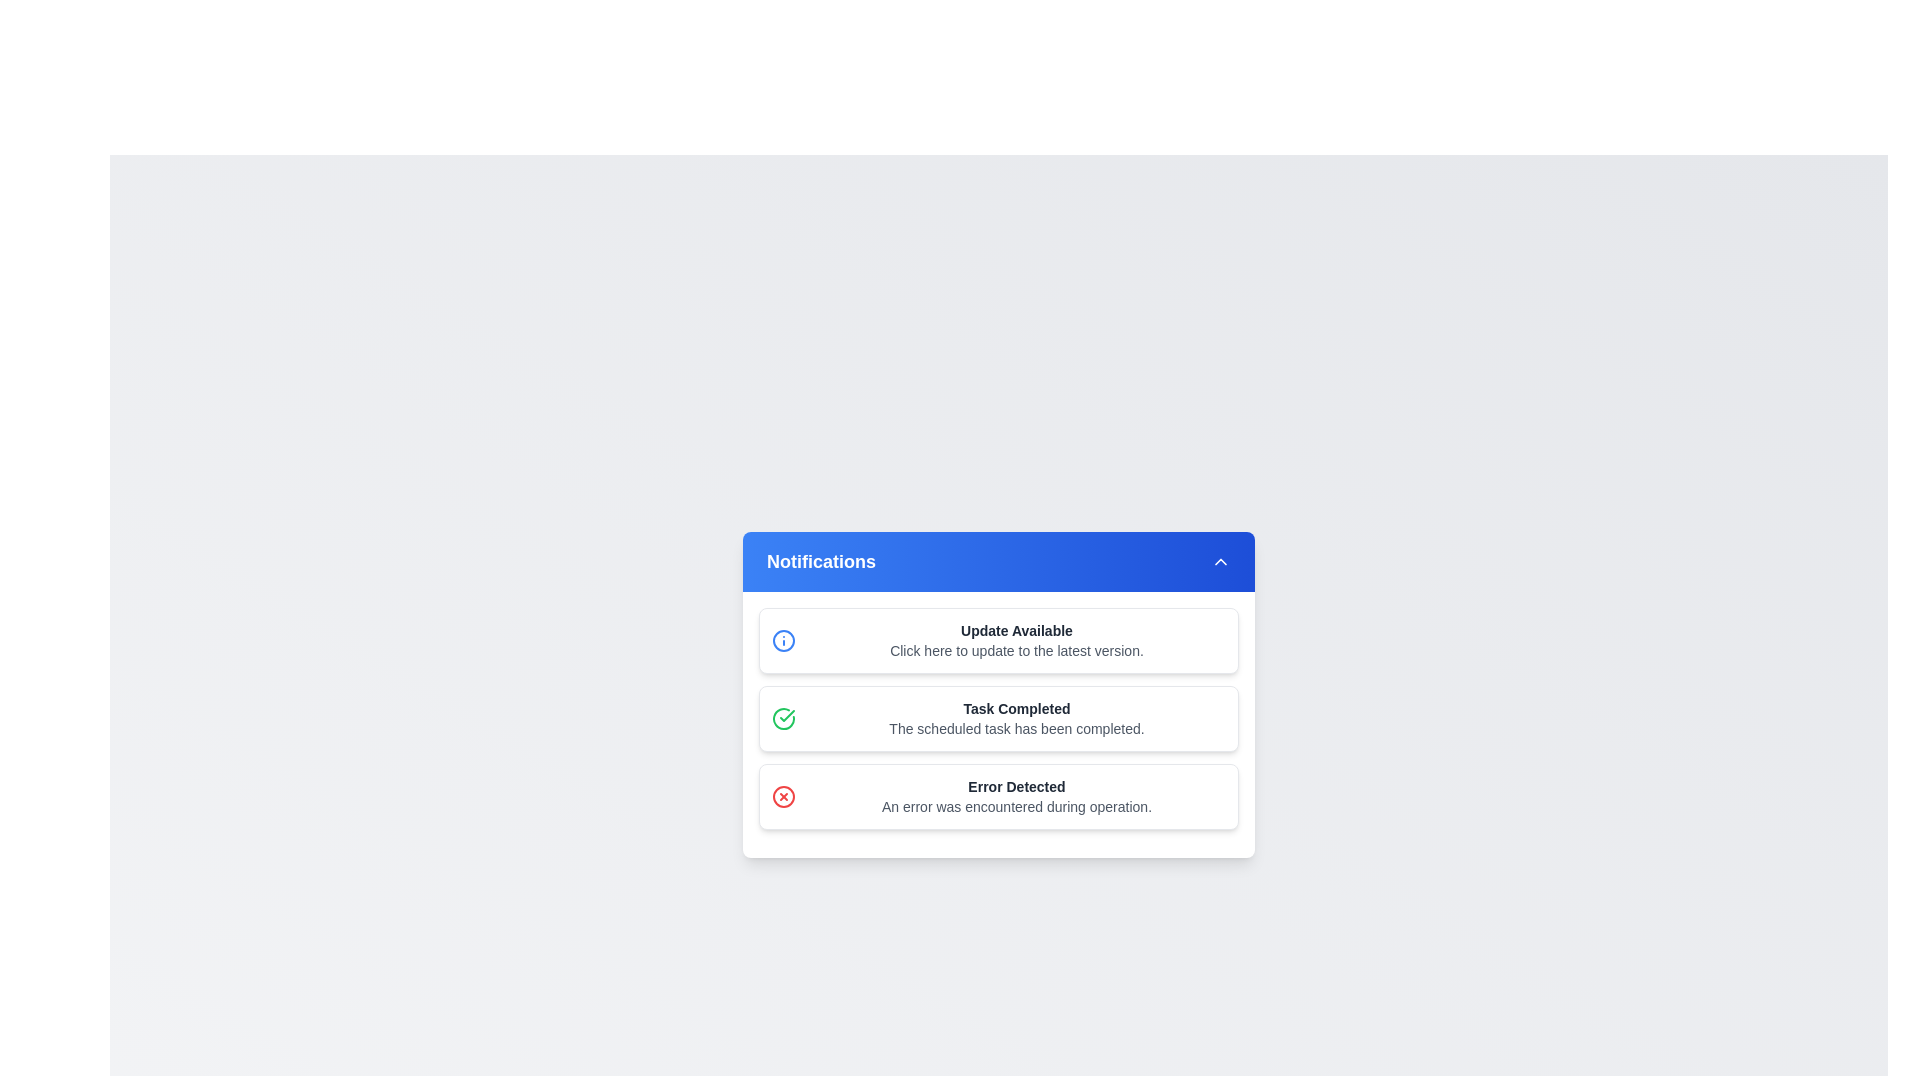 Image resolution: width=1920 pixels, height=1080 pixels. Describe the element at coordinates (782, 796) in the screenshot. I see `the visual error indicator icon located to the left of the notification text in the third notification card titled 'Error Detected'` at that location.